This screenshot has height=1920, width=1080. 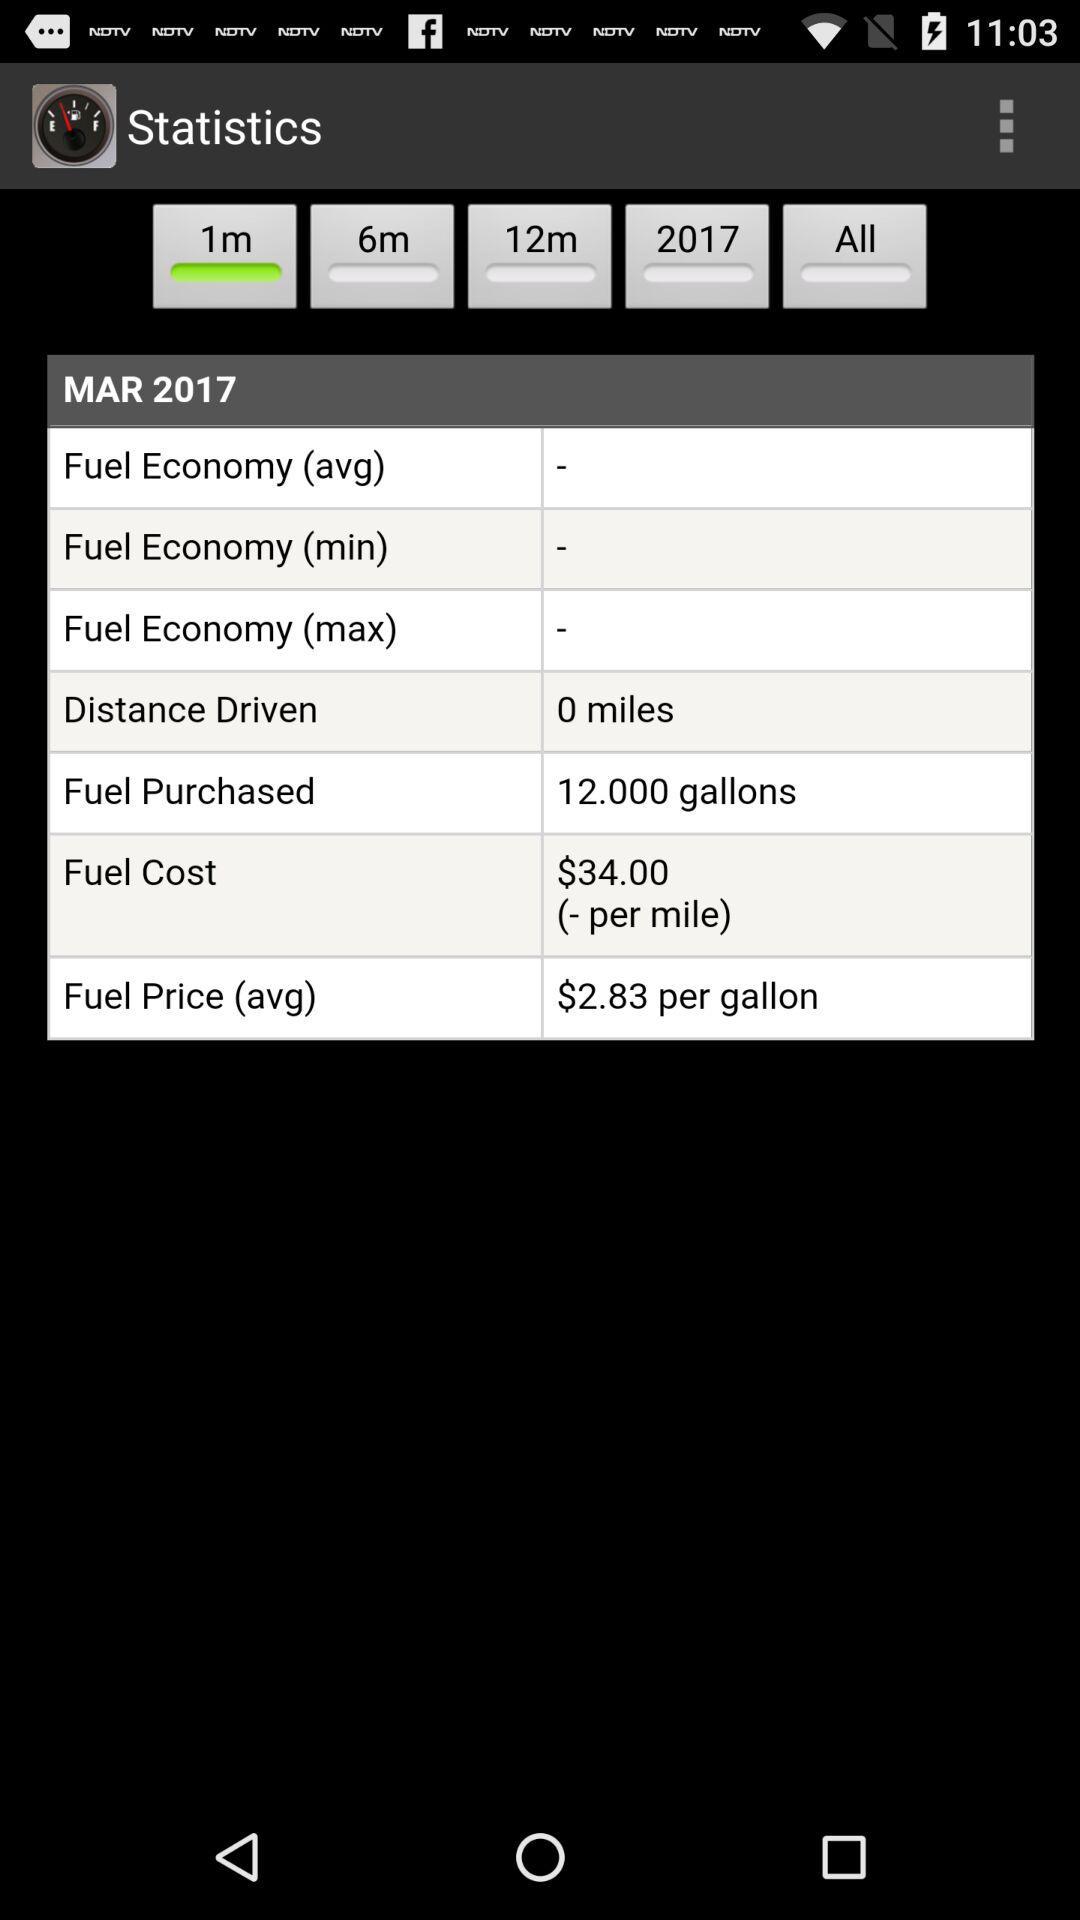 I want to click on option button, so click(x=1006, y=124).